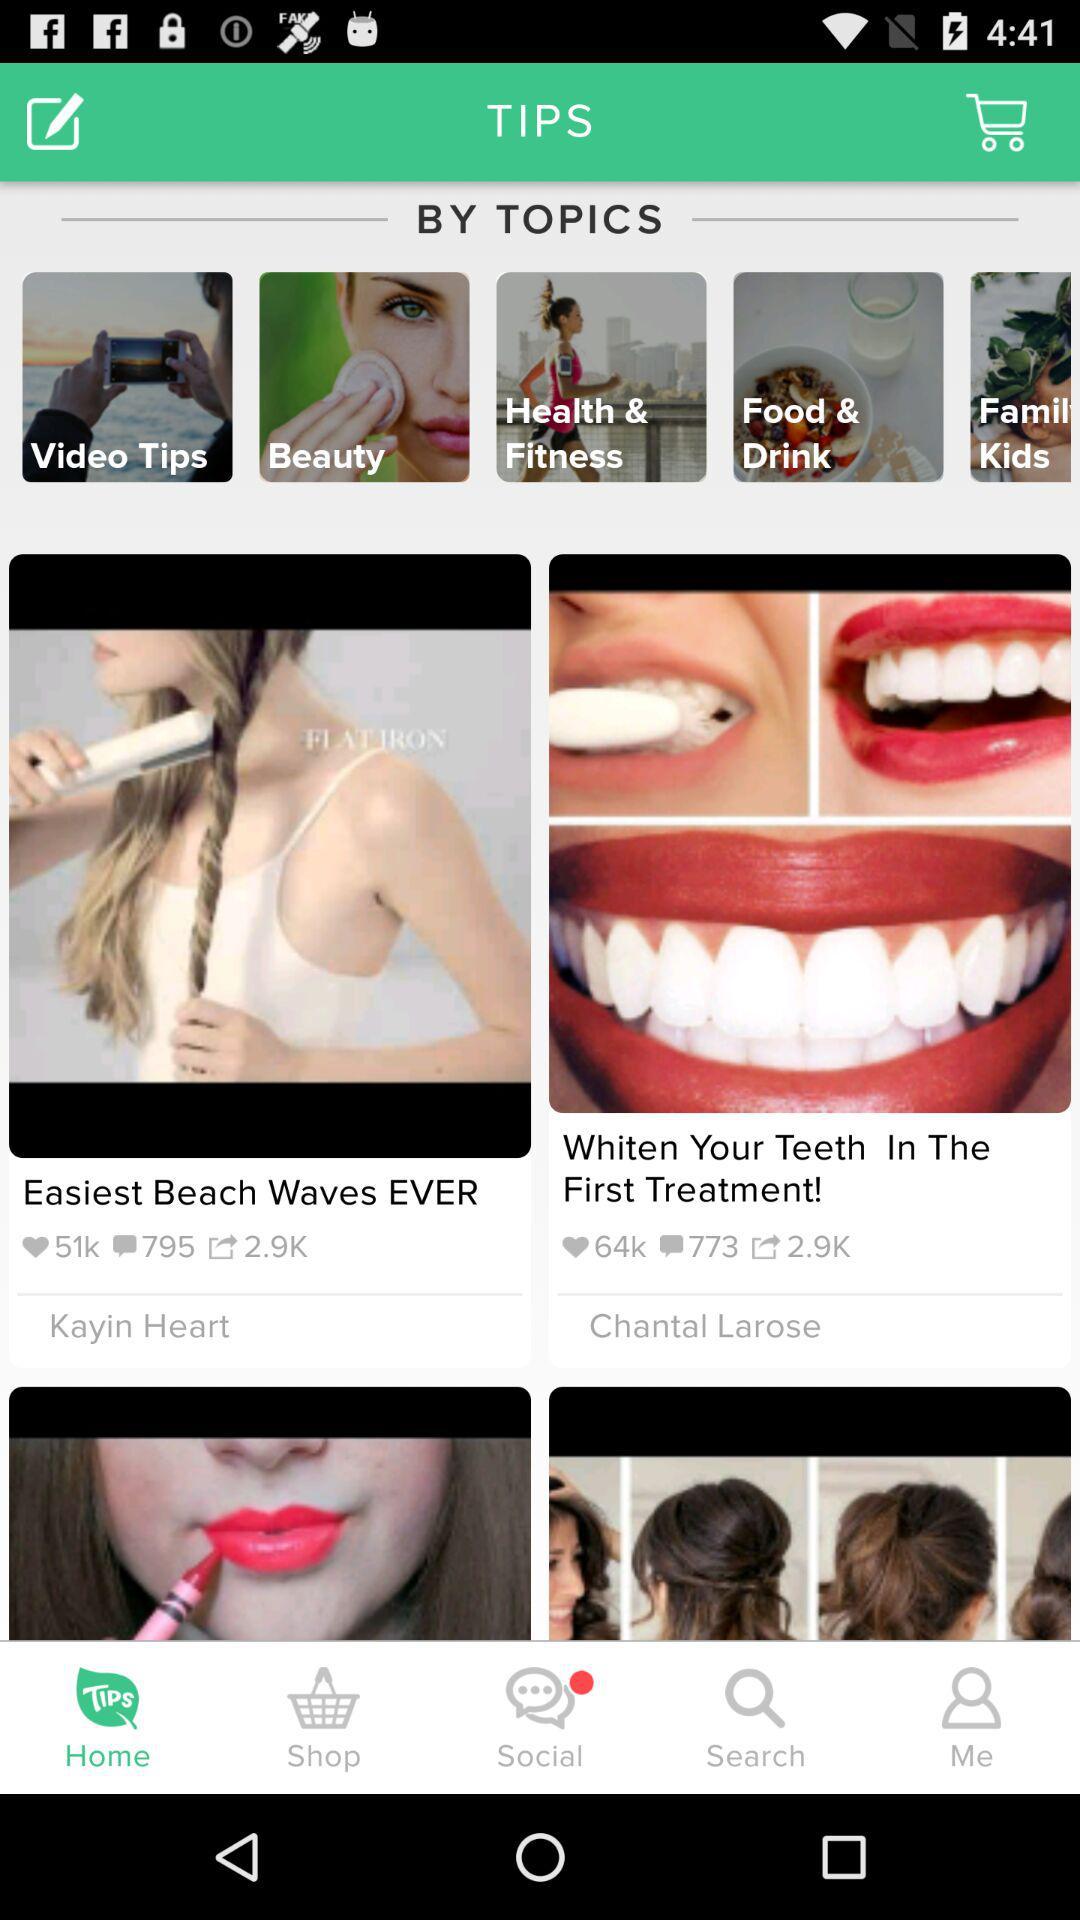 The height and width of the screenshot is (1920, 1080). Describe the element at coordinates (996, 129) in the screenshot. I see `the cart icon` at that location.